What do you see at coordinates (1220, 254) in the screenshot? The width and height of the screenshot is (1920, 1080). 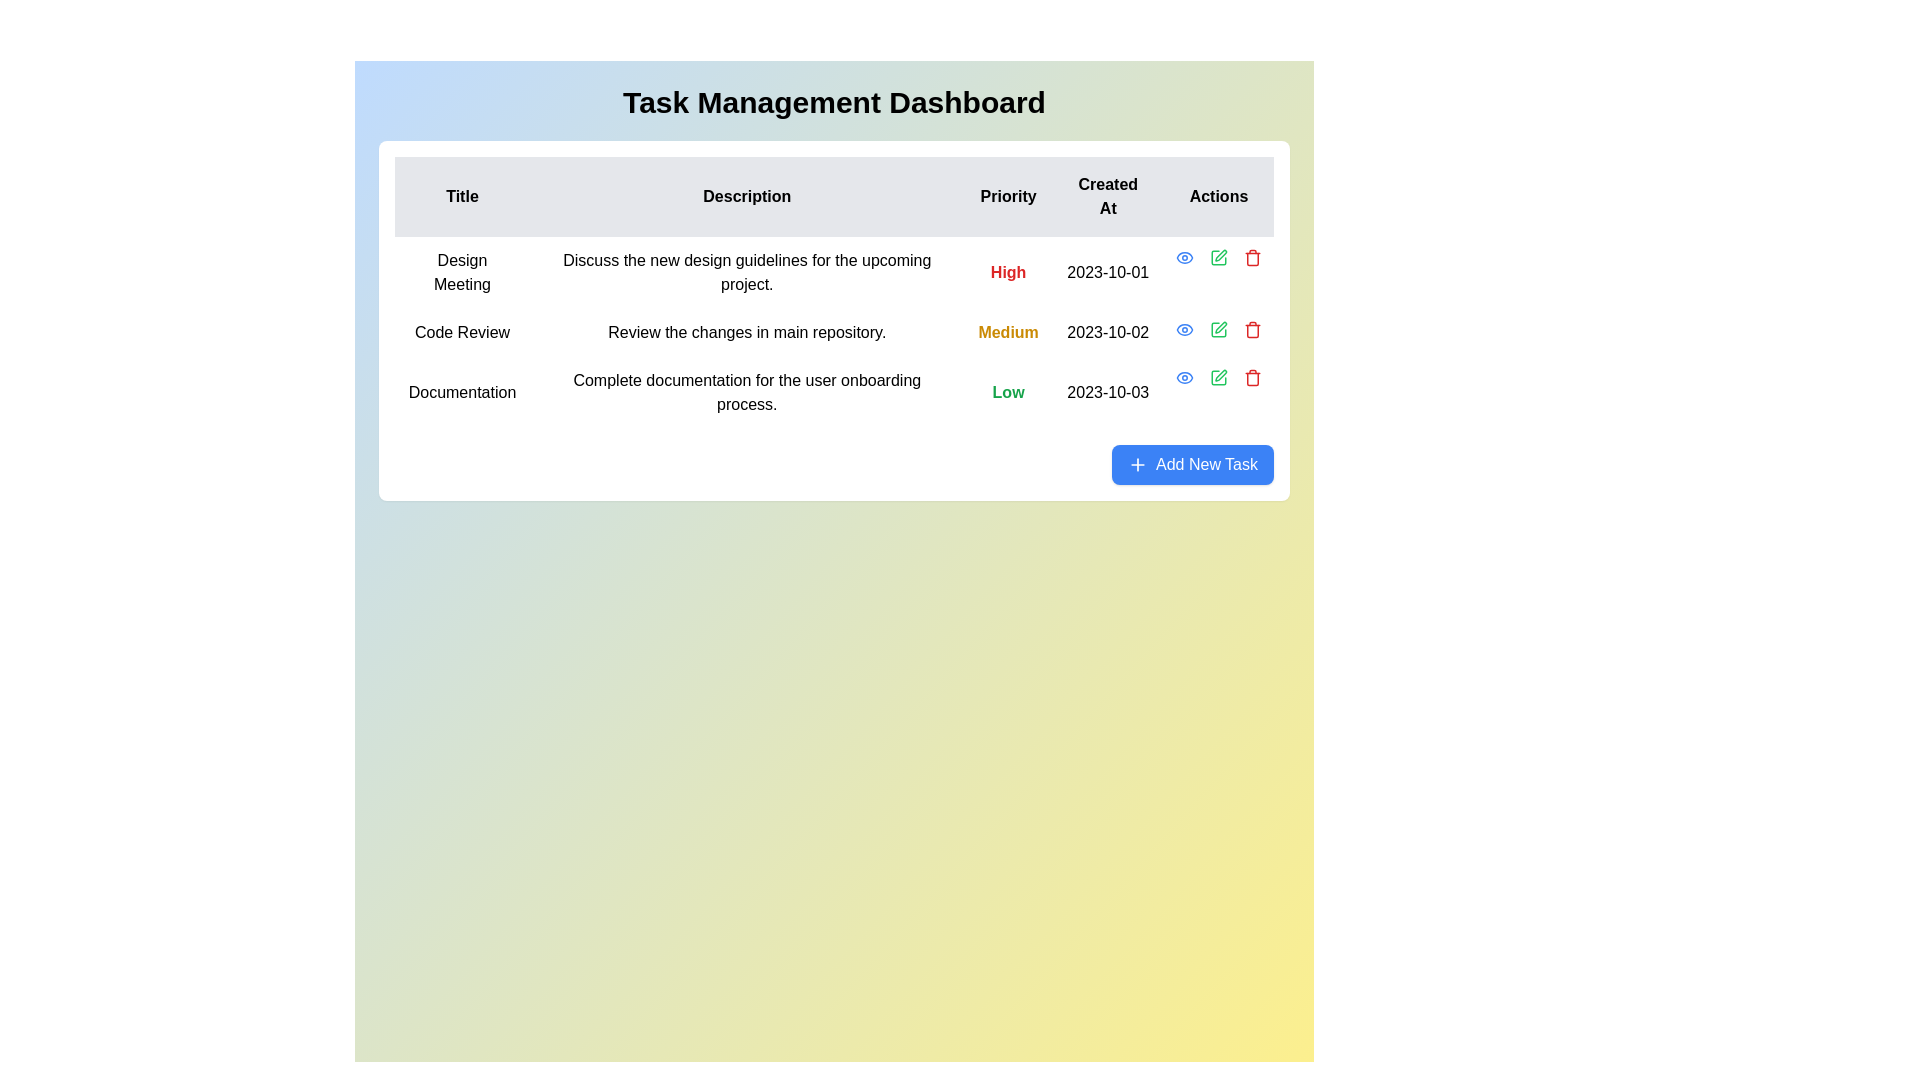 I see `the edit icon in the actions column of the 'Code Review' table row` at bounding box center [1220, 254].